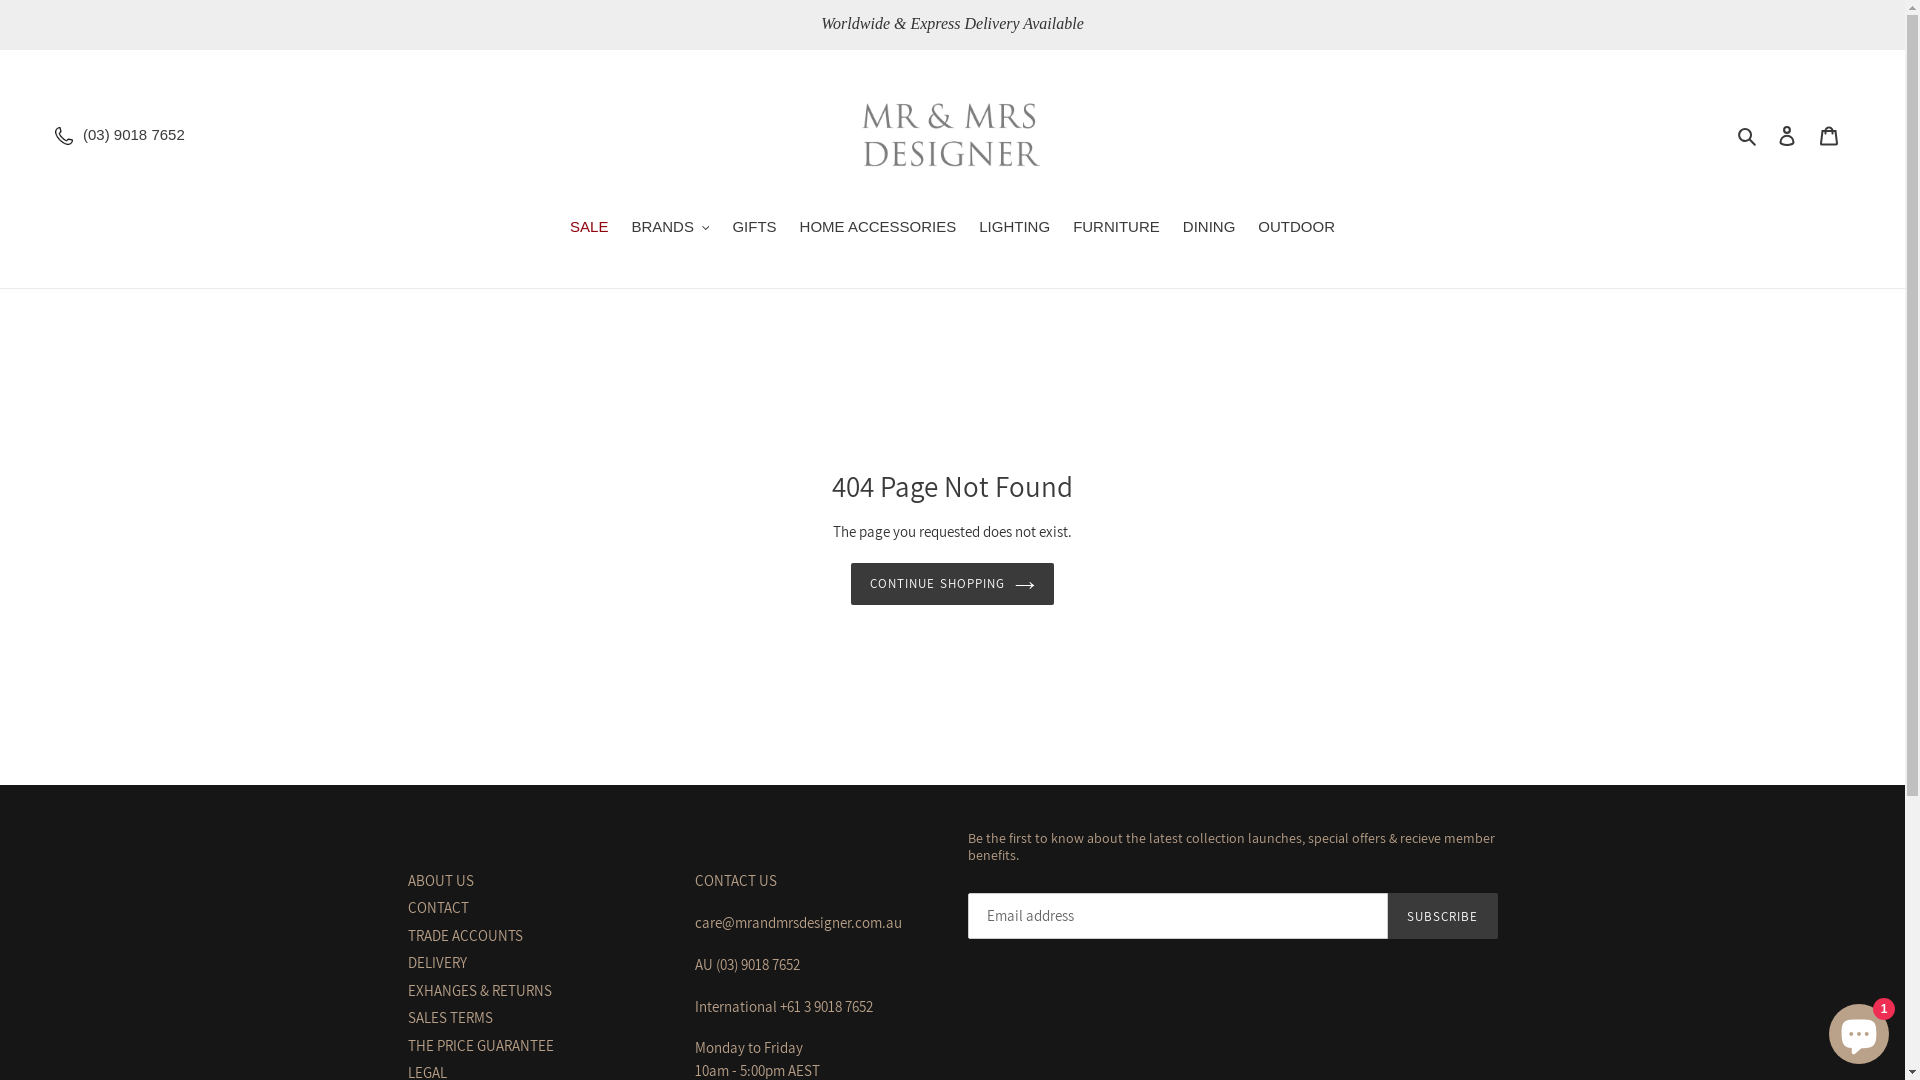 The image size is (1920, 1080). What do you see at coordinates (1857, 1029) in the screenshot?
I see `'Shopify online store chat'` at bounding box center [1857, 1029].